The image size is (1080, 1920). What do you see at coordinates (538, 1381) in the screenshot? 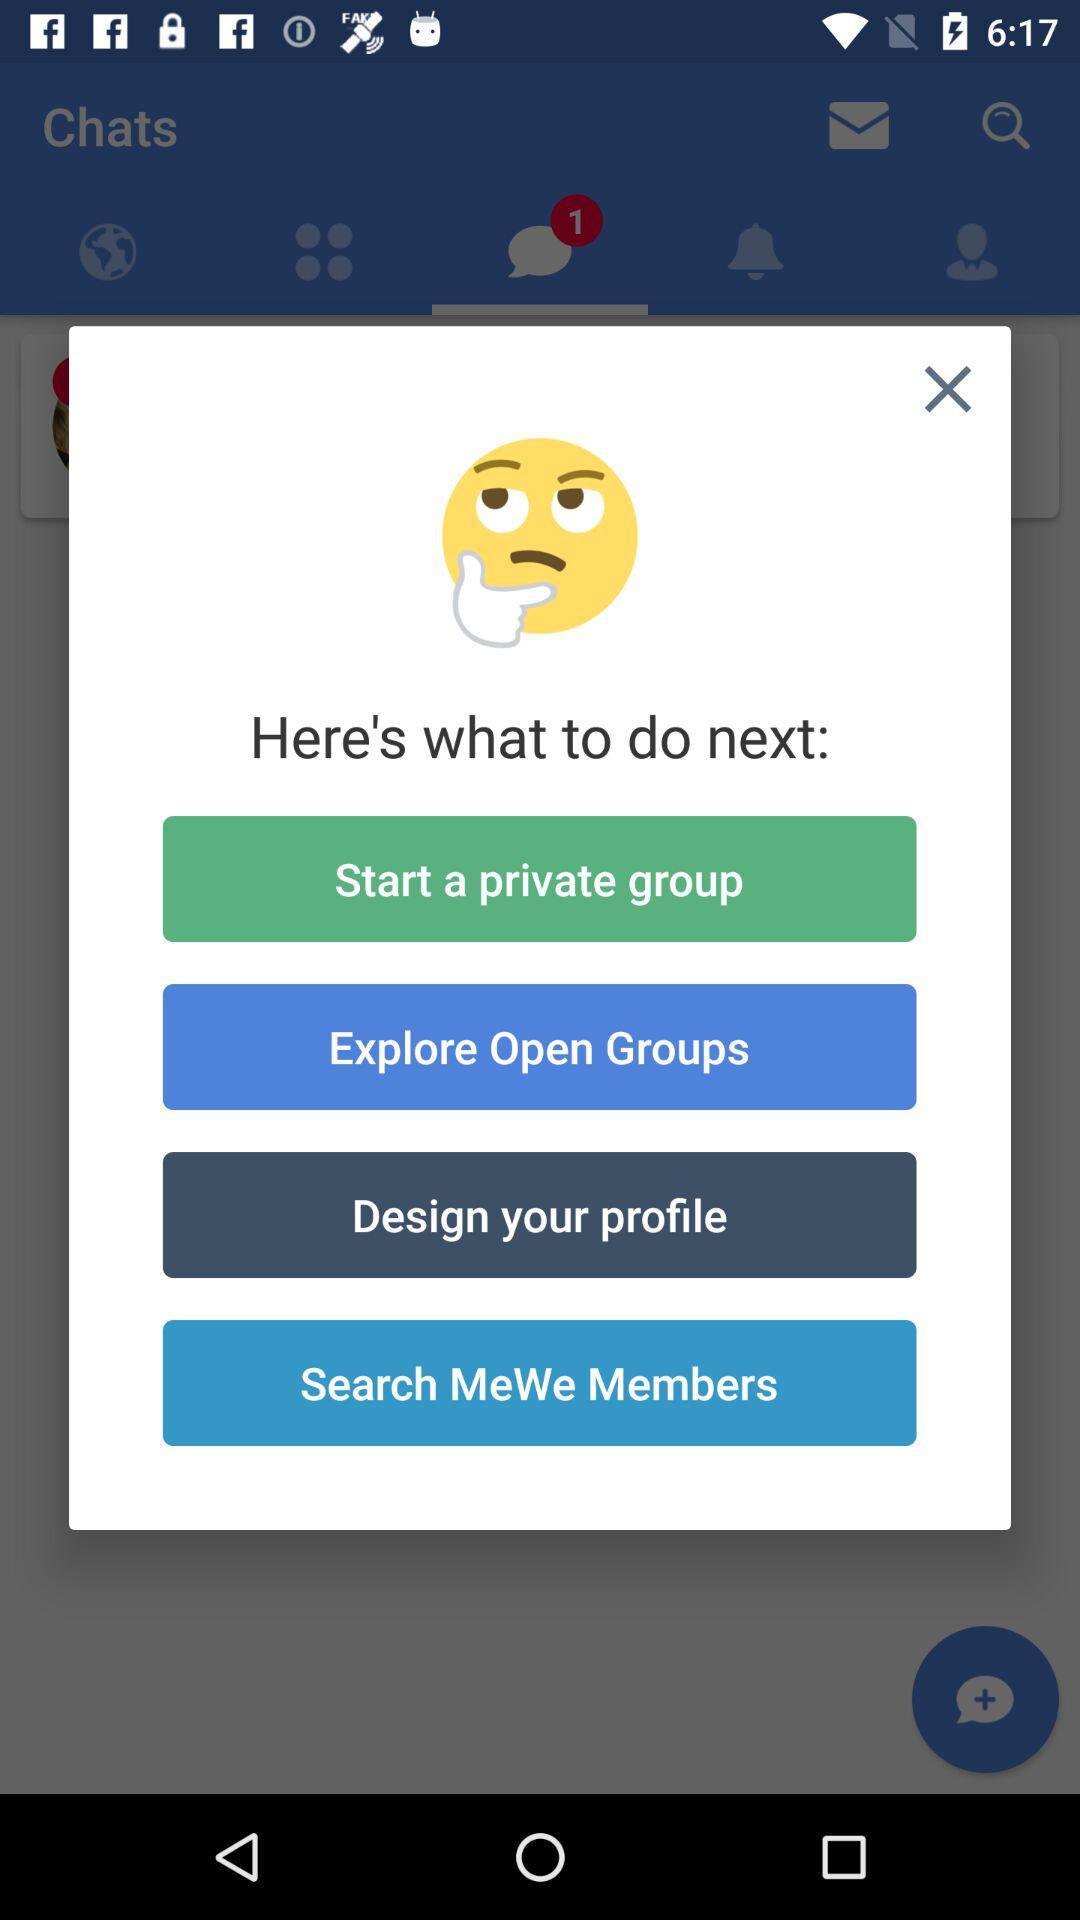
I see `icon below the design your profile icon` at bounding box center [538, 1381].